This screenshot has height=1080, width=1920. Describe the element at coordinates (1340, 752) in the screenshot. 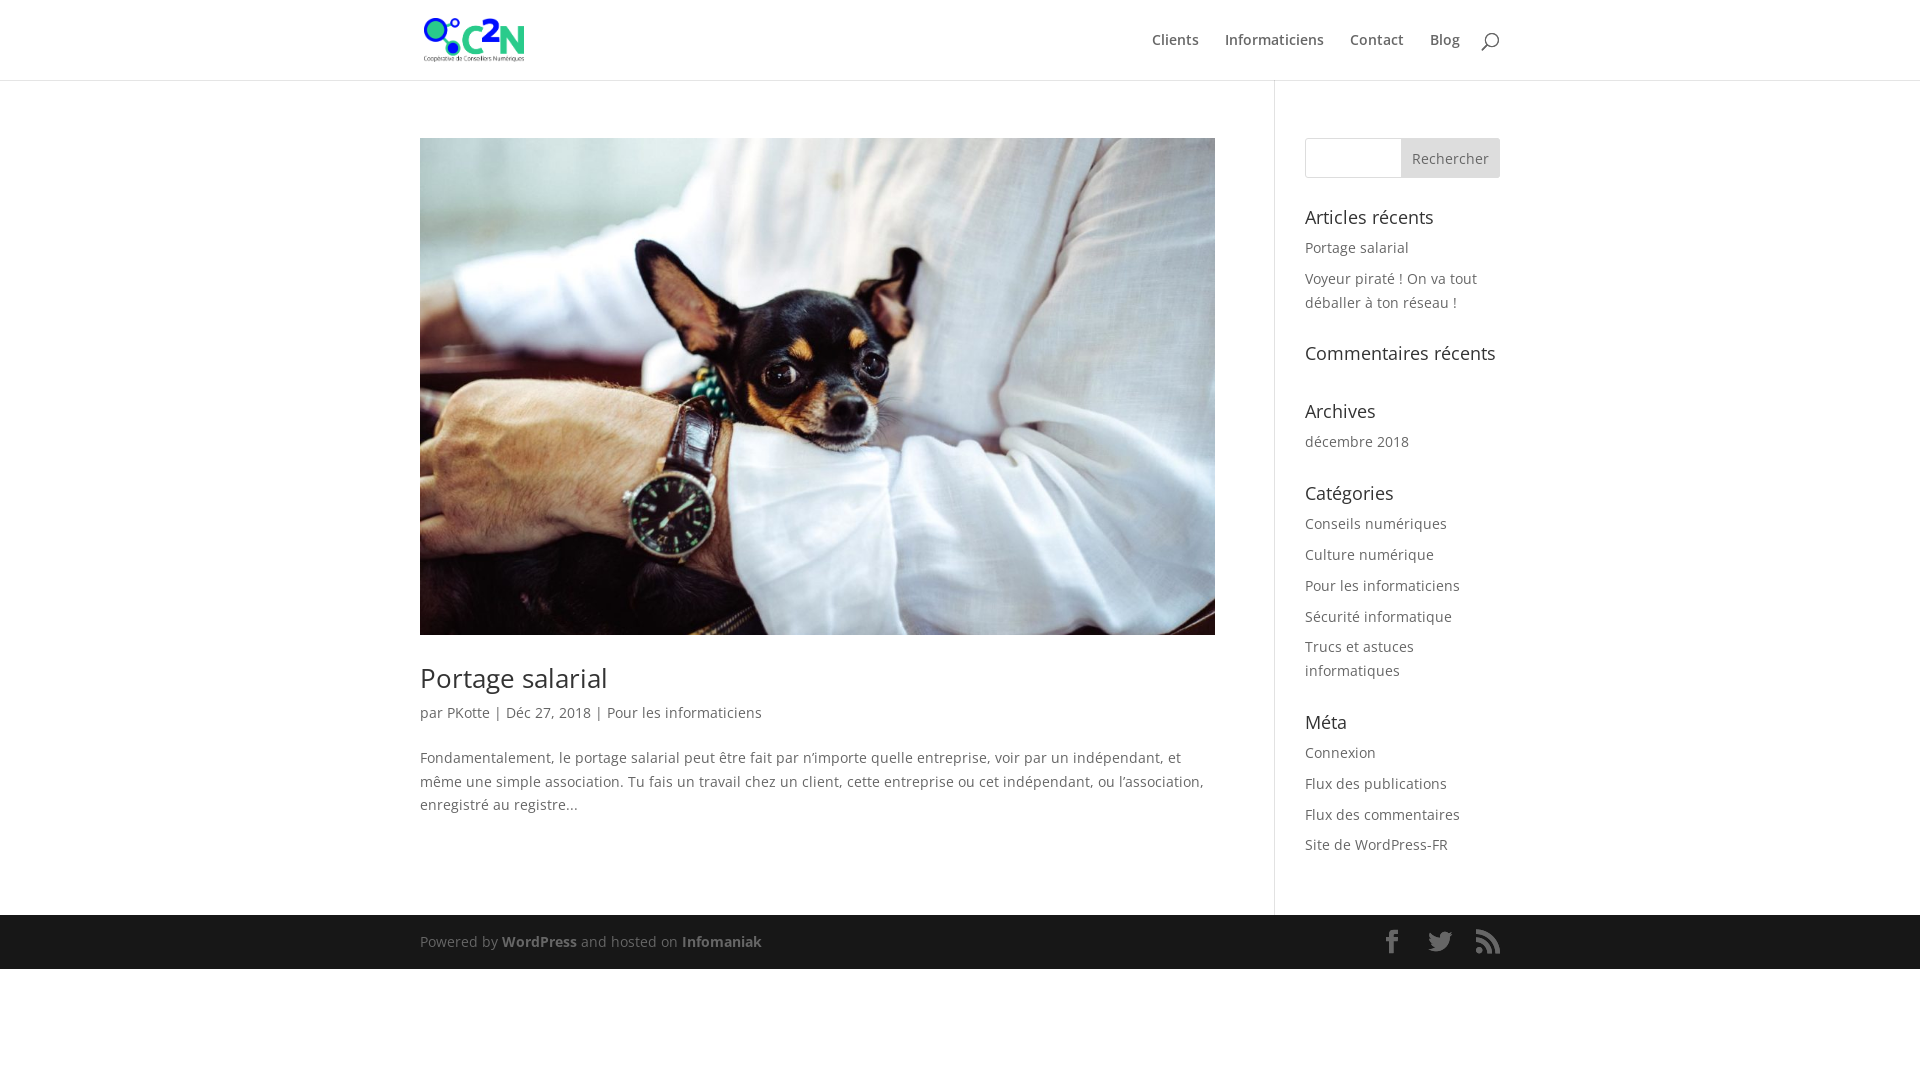

I see `'Connexion'` at that location.